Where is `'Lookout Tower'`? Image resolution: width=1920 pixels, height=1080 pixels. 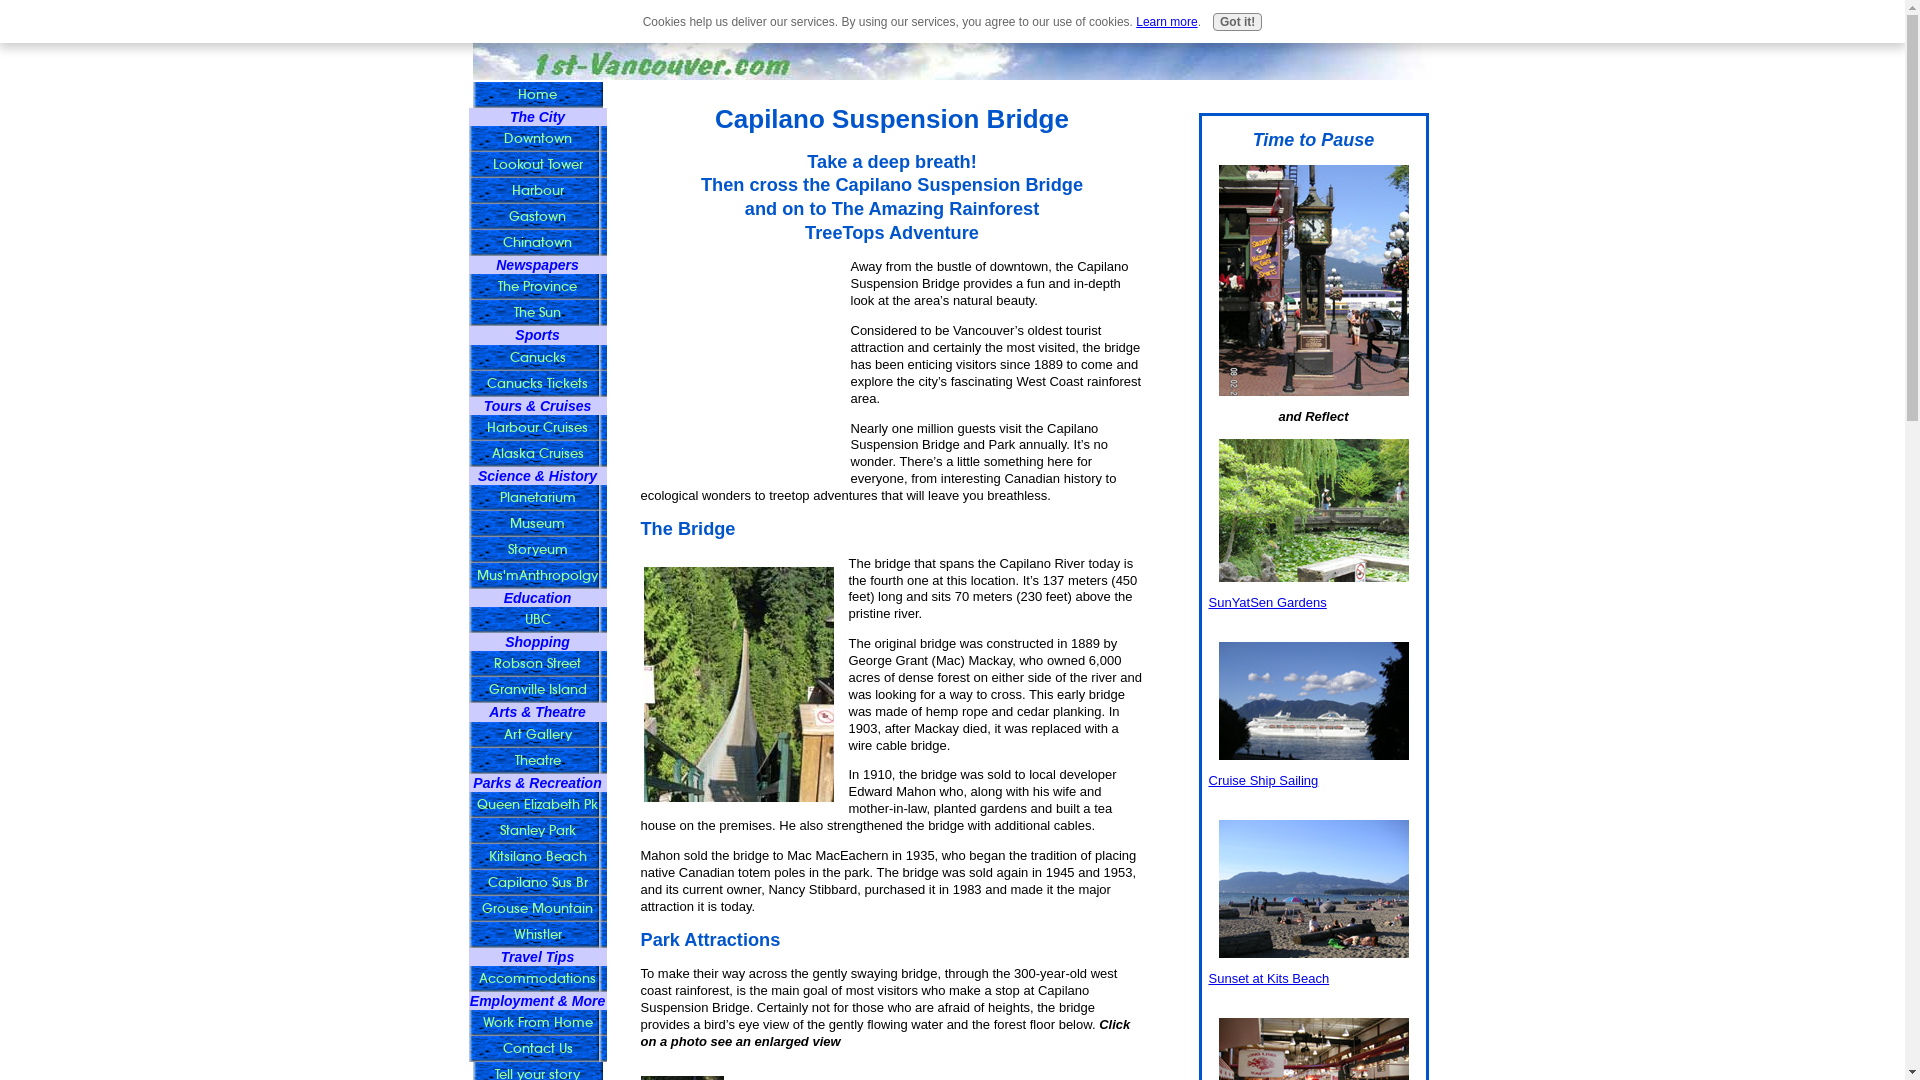
'Lookout Tower' is located at coordinates (537, 164).